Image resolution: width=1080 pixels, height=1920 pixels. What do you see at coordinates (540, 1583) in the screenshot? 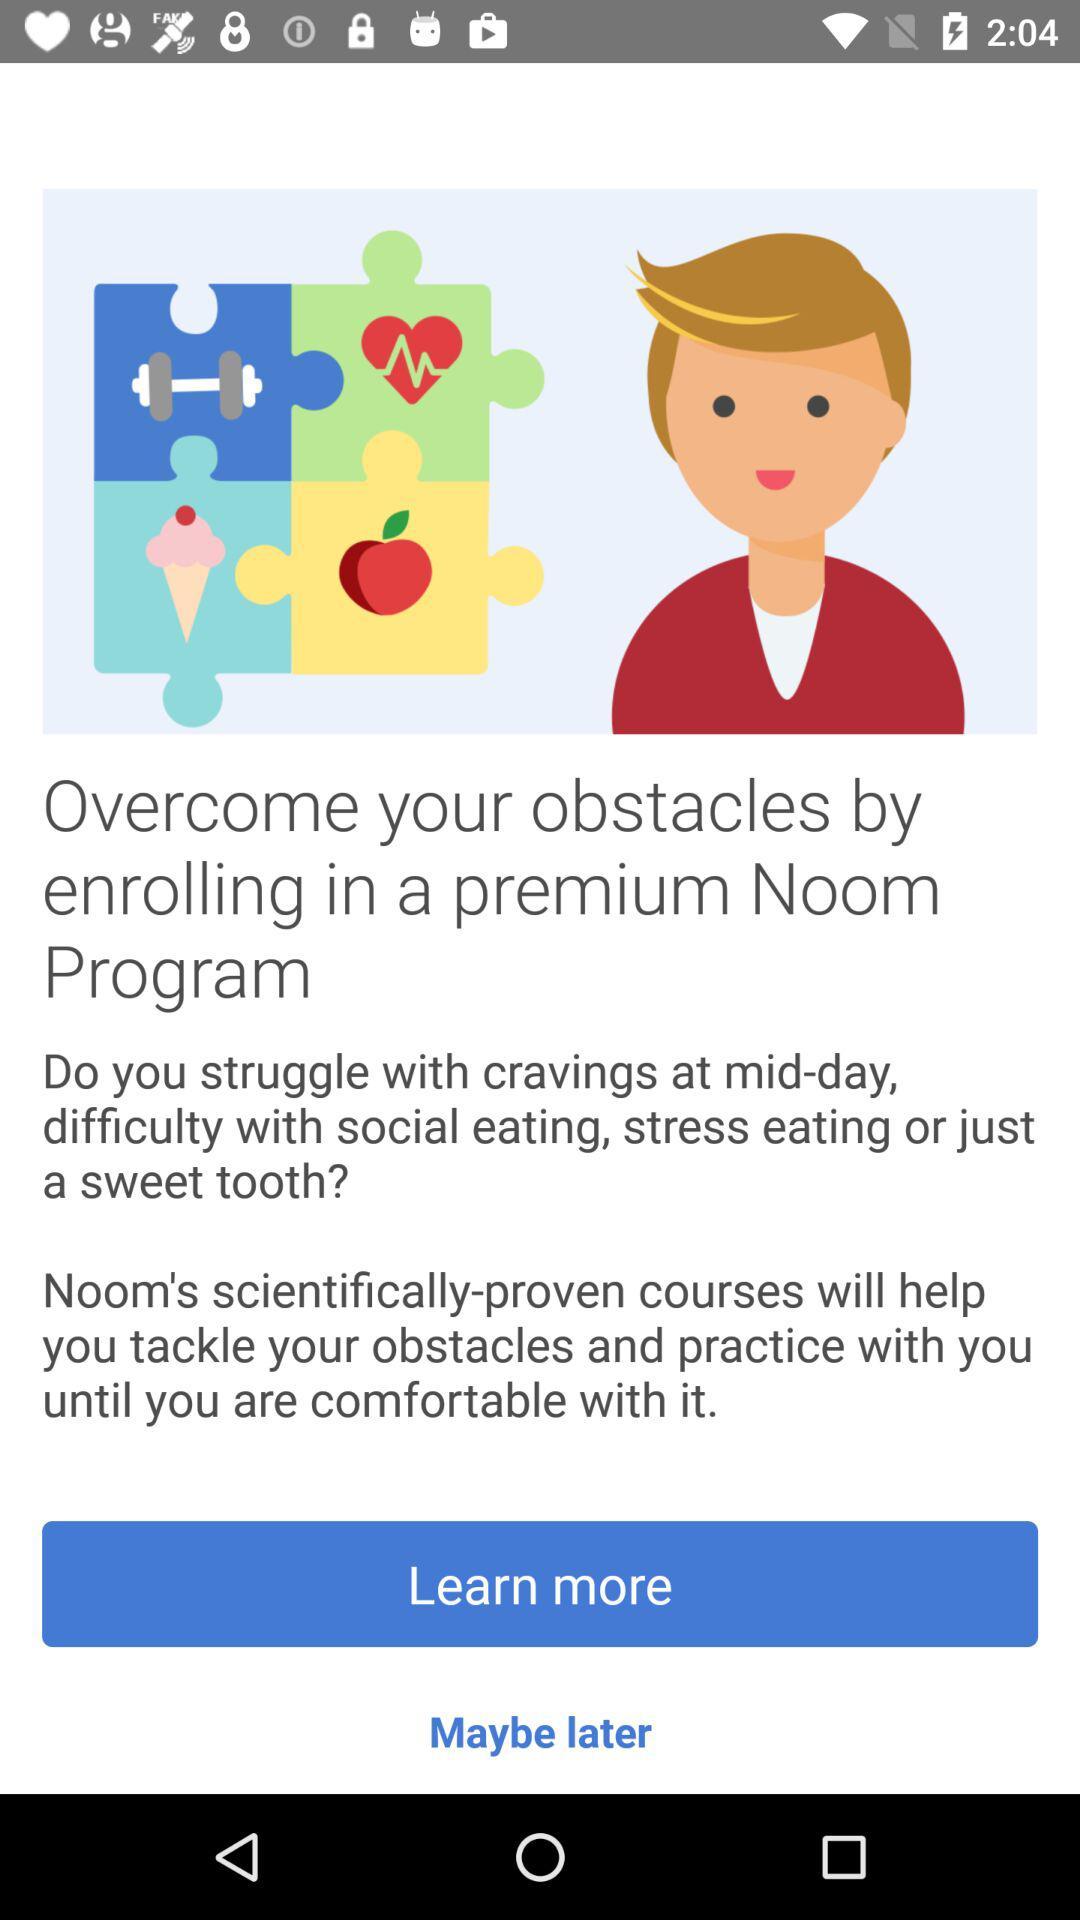
I see `learn more icon` at bounding box center [540, 1583].